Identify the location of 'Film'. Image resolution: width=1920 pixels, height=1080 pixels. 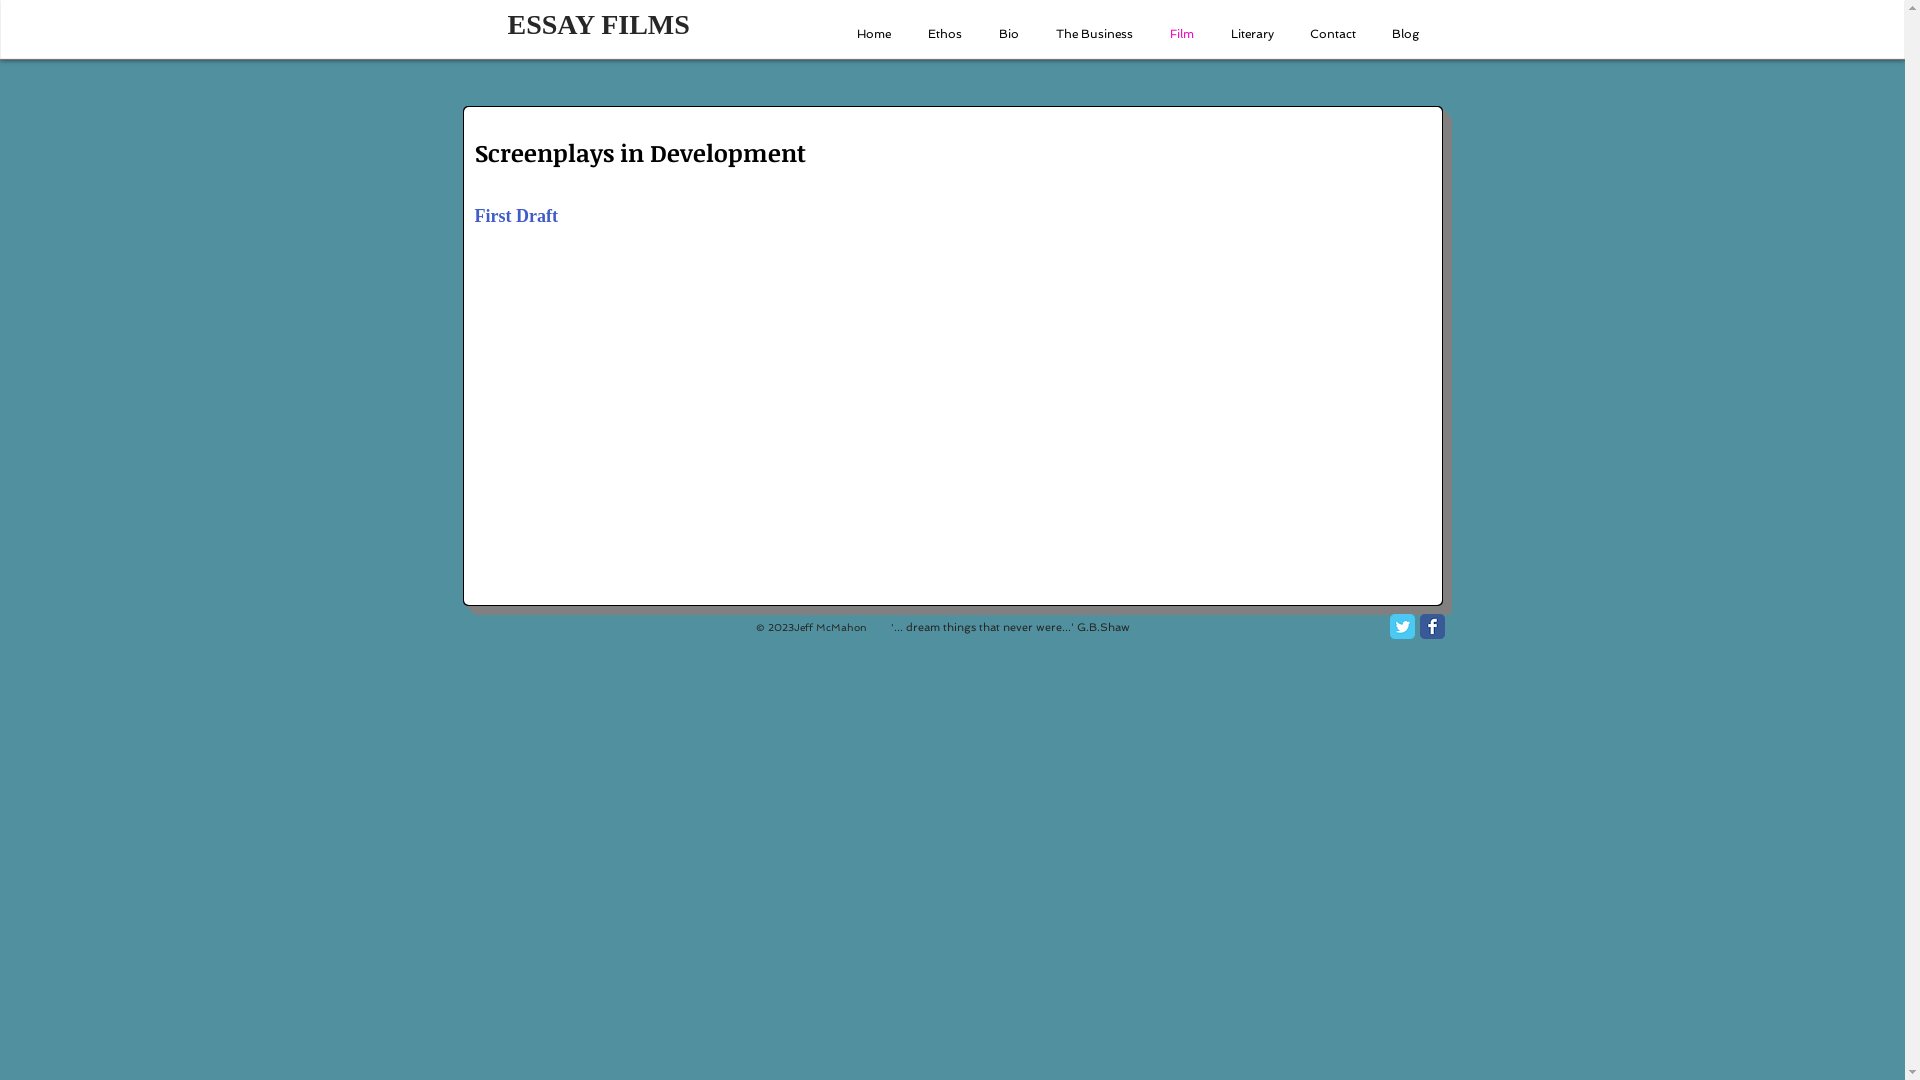
(1180, 34).